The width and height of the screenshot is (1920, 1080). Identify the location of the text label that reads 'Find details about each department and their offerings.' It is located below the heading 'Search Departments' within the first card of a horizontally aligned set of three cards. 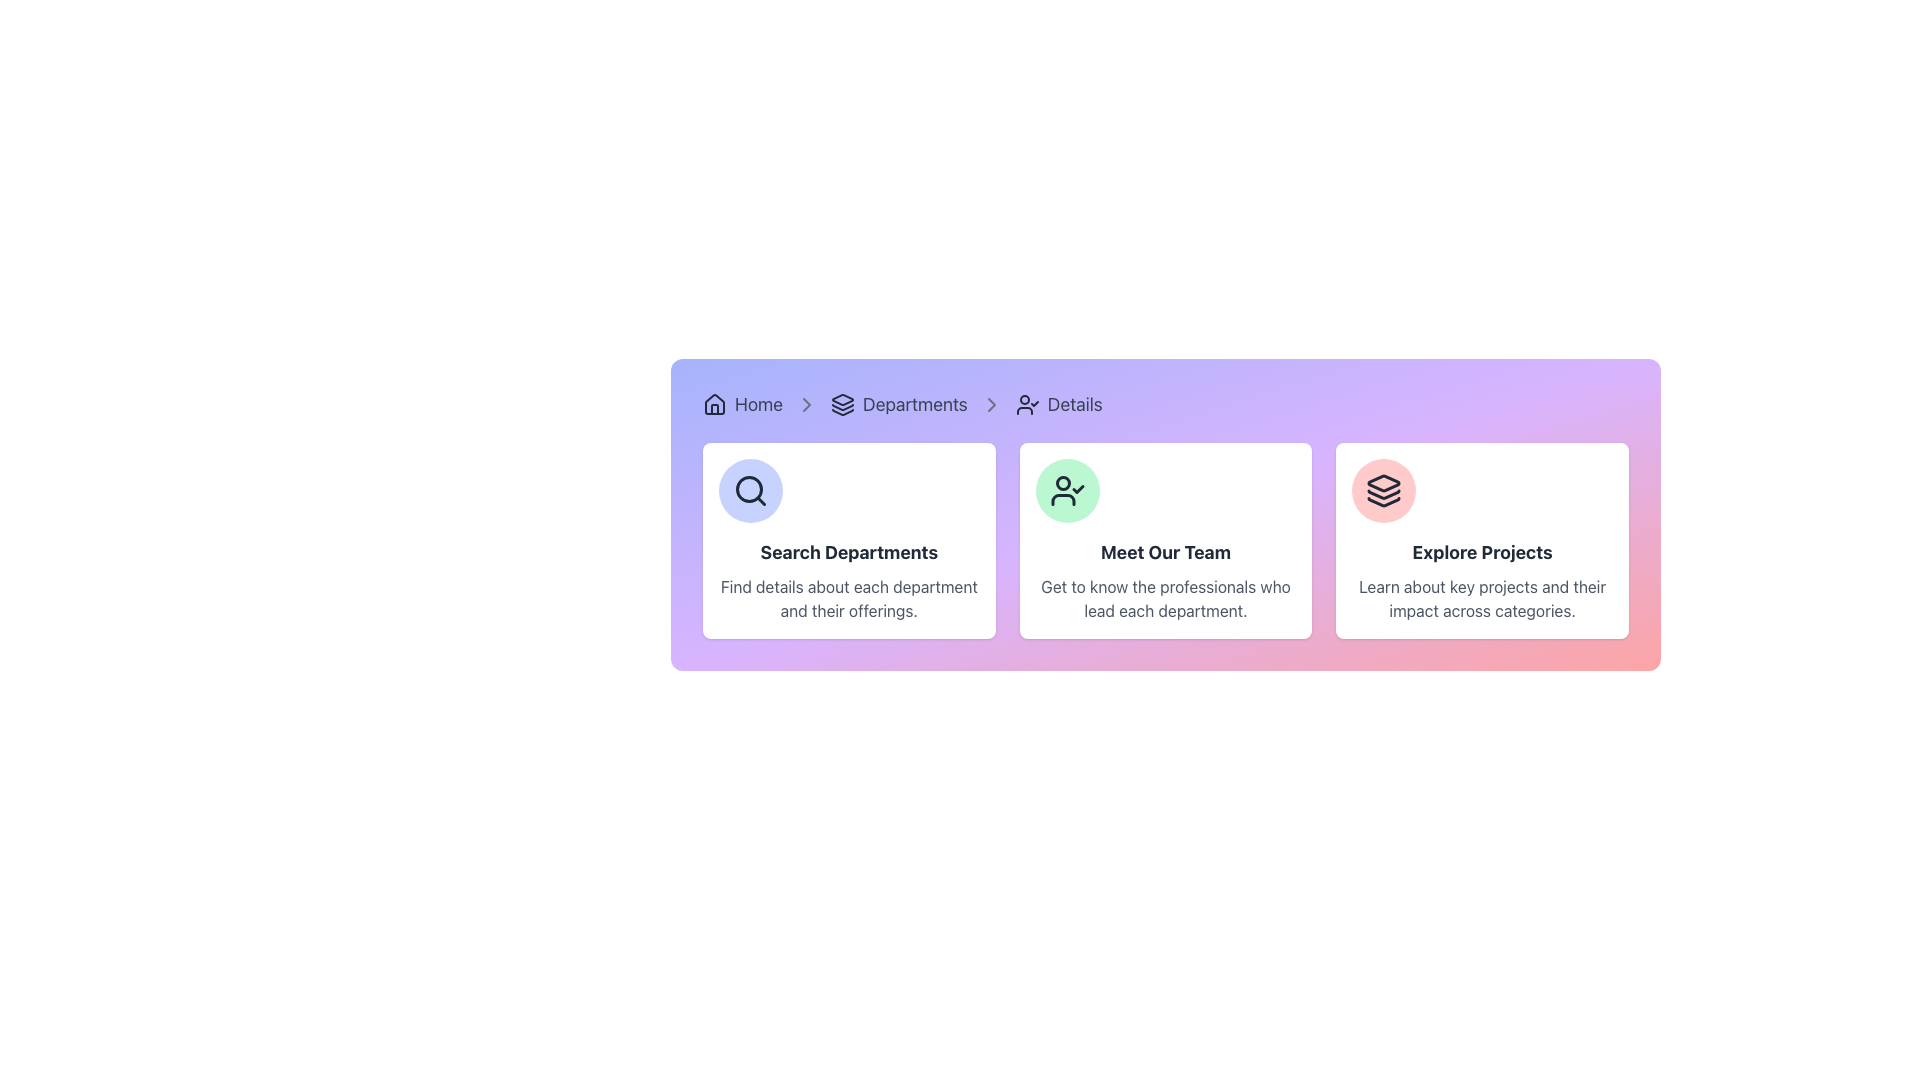
(849, 597).